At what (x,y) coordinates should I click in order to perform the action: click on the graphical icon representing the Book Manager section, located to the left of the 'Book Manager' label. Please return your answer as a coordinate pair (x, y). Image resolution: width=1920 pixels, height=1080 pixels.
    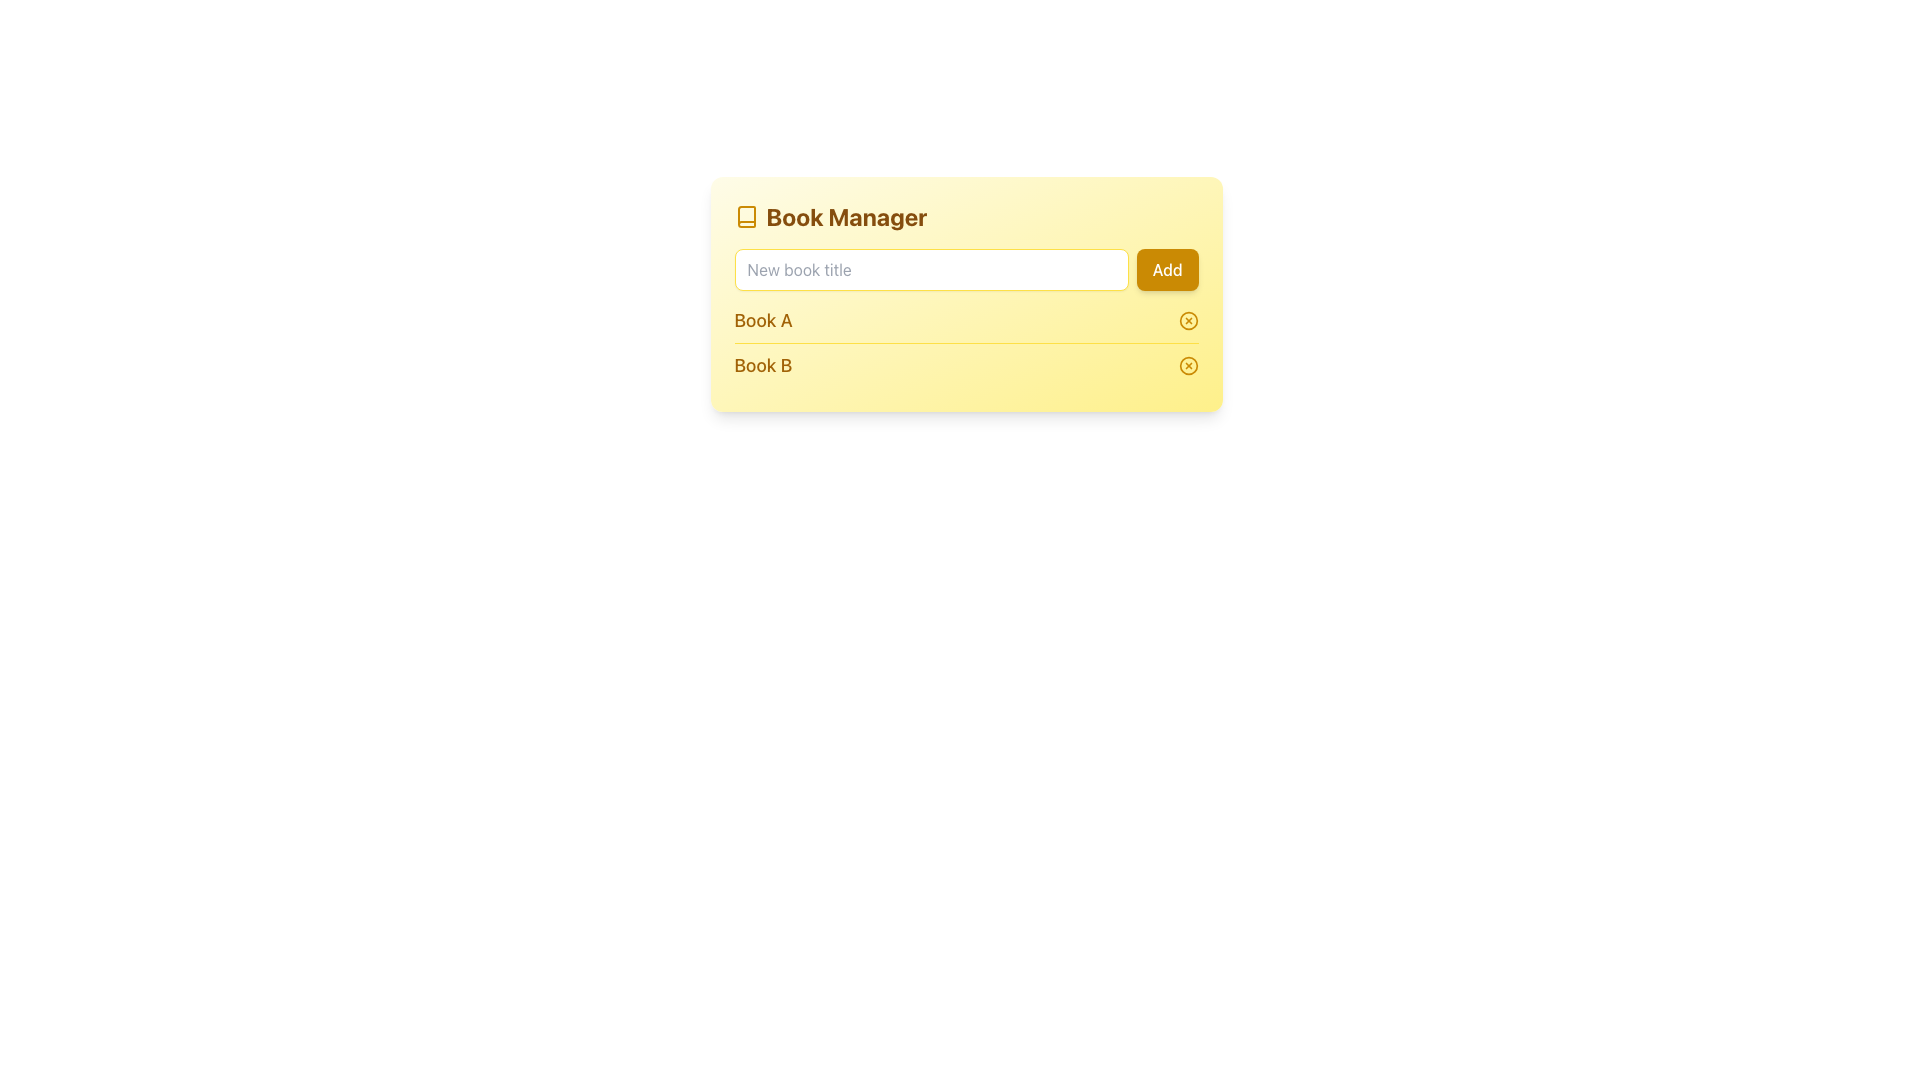
    Looking at the image, I should click on (745, 216).